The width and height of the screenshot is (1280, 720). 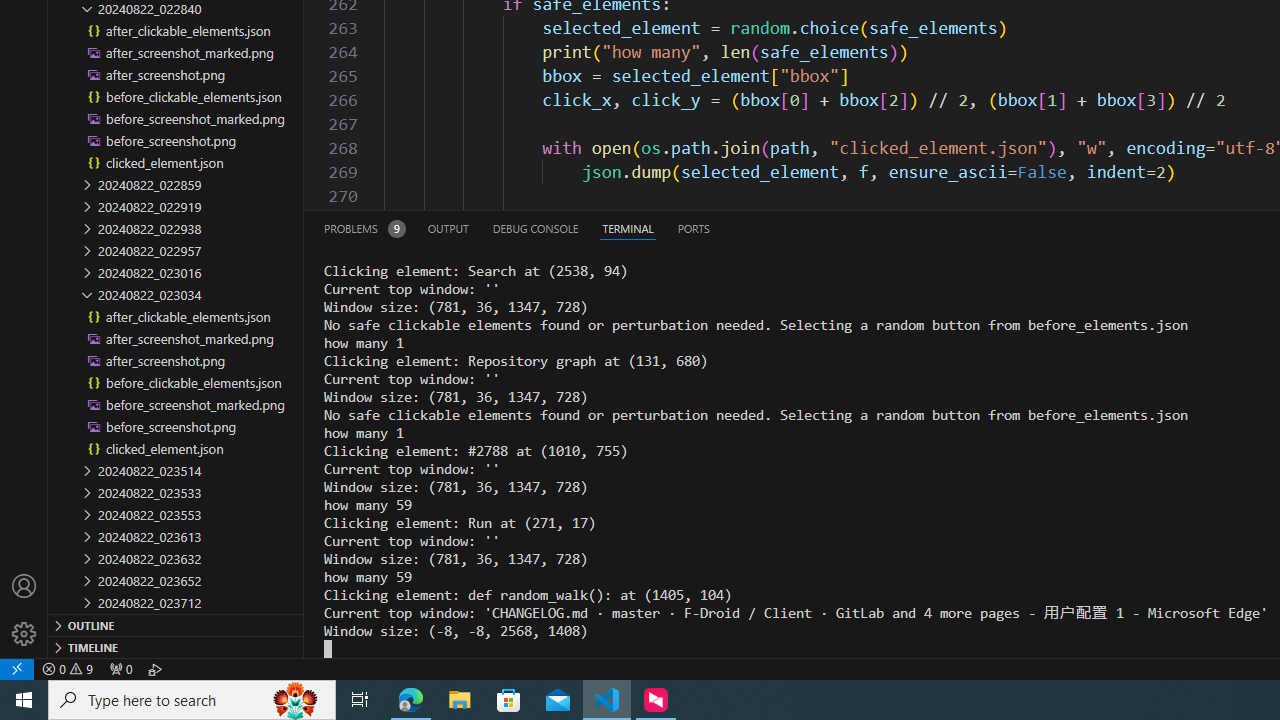 What do you see at coordinates (447, 227) in the screenshot?
I see `'Output (Ctrl+Shift+U)'` at bounding box center [447, 227].